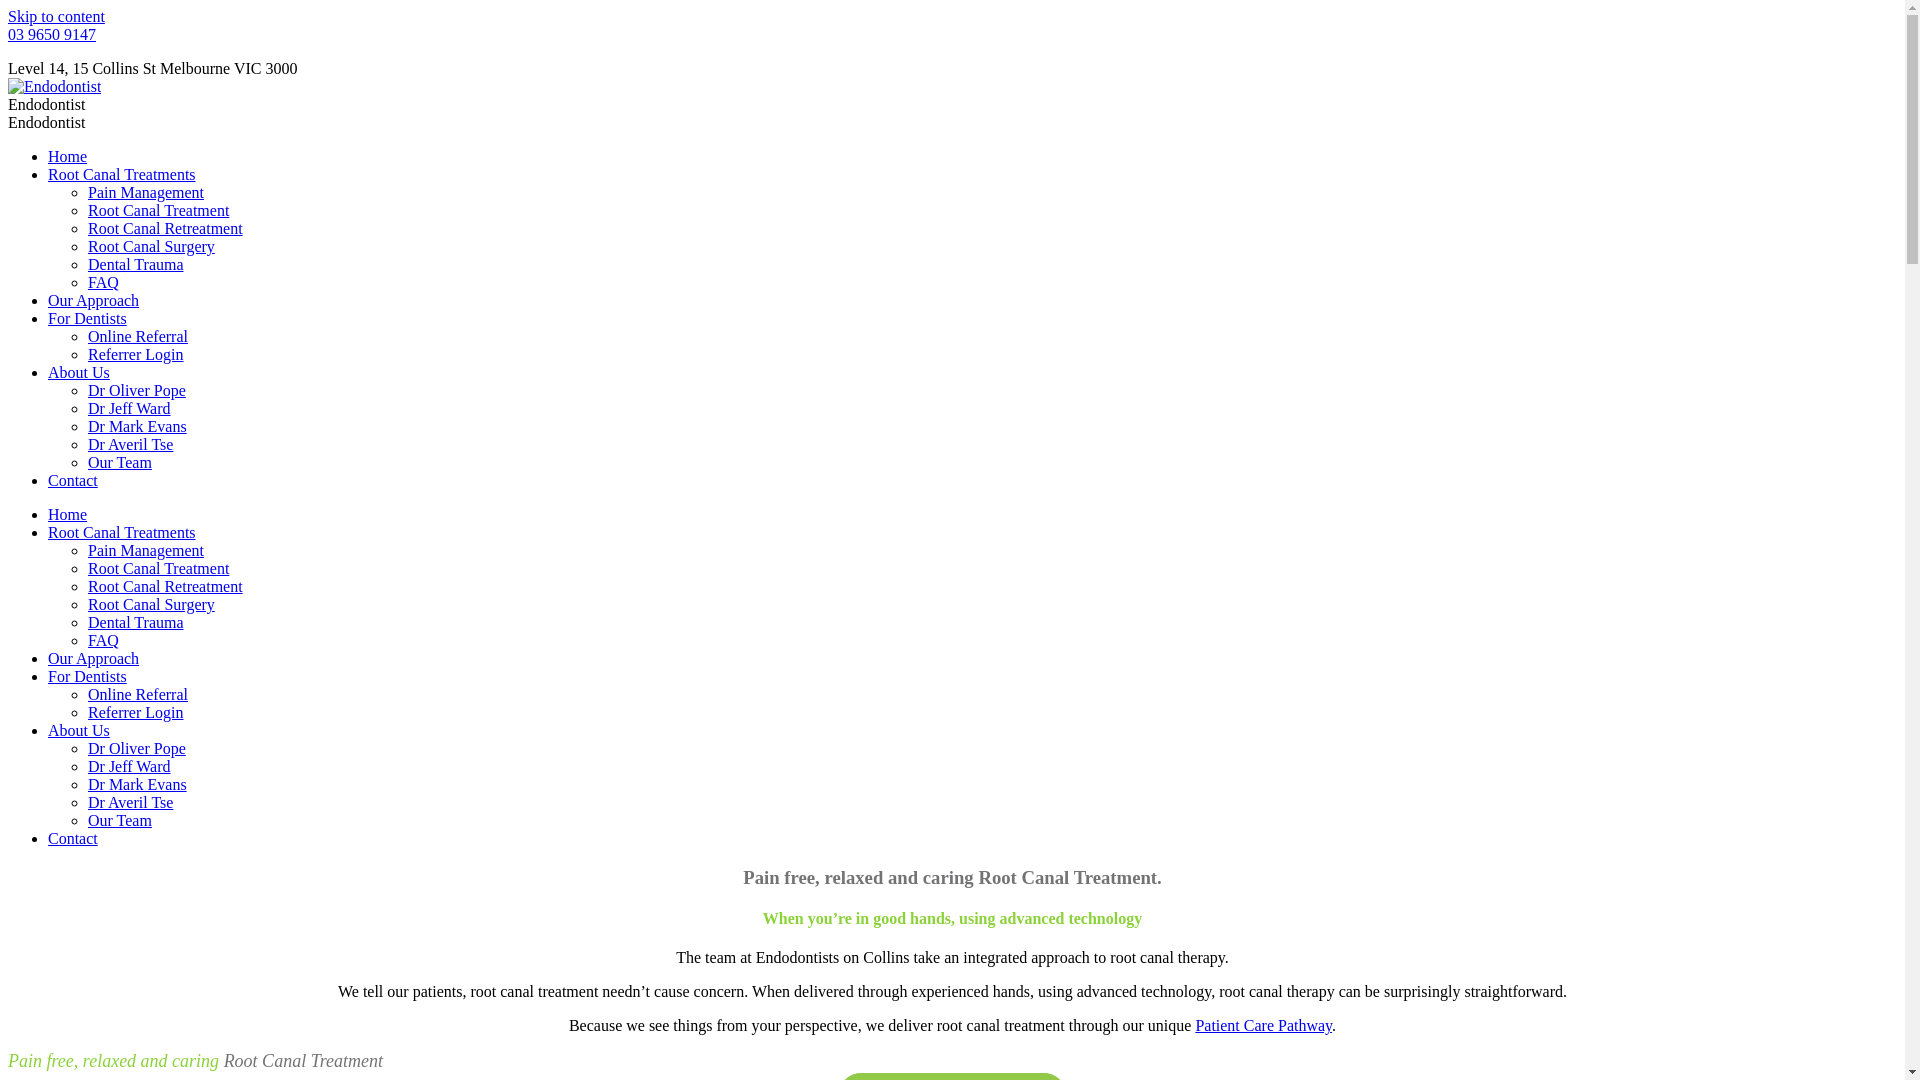 This screenshot has height=1080, width=1920. What do you see at coordinates (136, 748) in the screenshot?
I see `'Dr Oliver Pope'` at bounding box center [136, 748].